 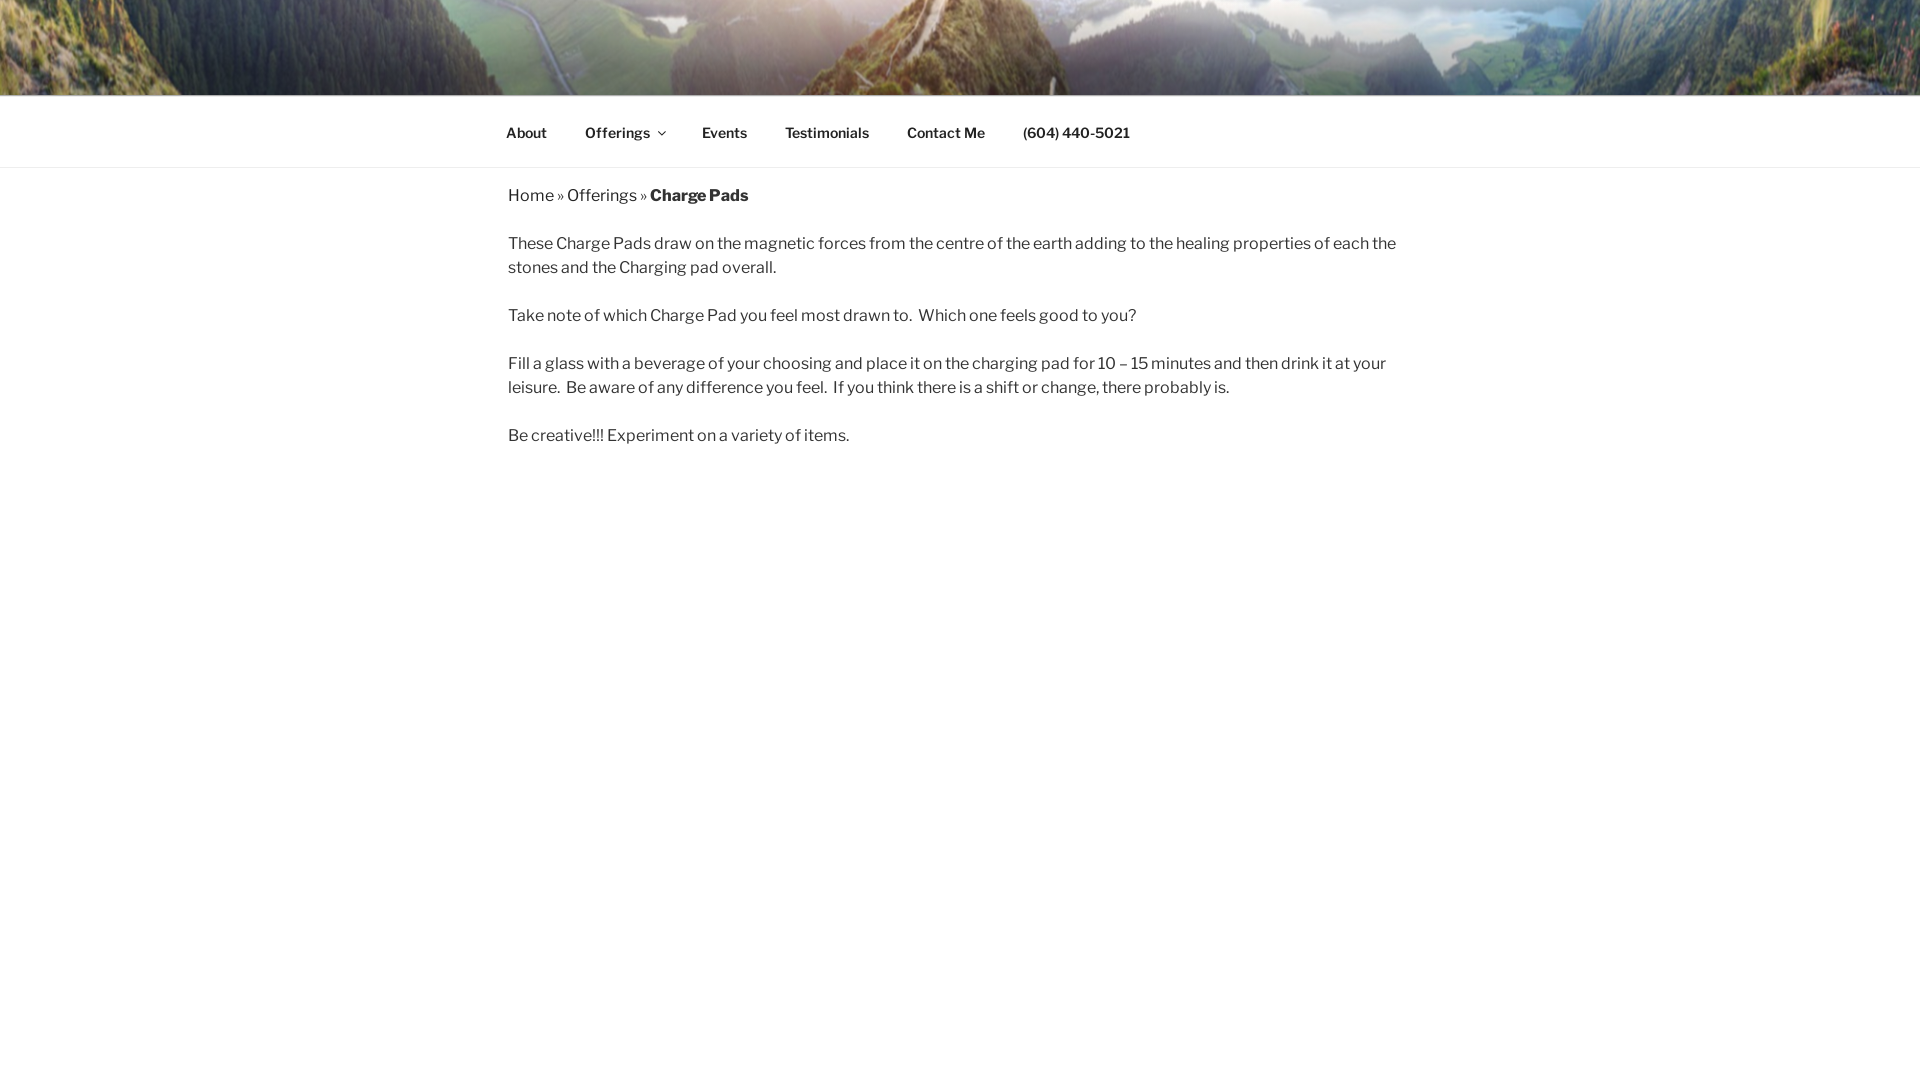 What do you see at coordinates (623, 132) in the screenshot?
I see `'Offerings'` at bounding box center [623, 132].